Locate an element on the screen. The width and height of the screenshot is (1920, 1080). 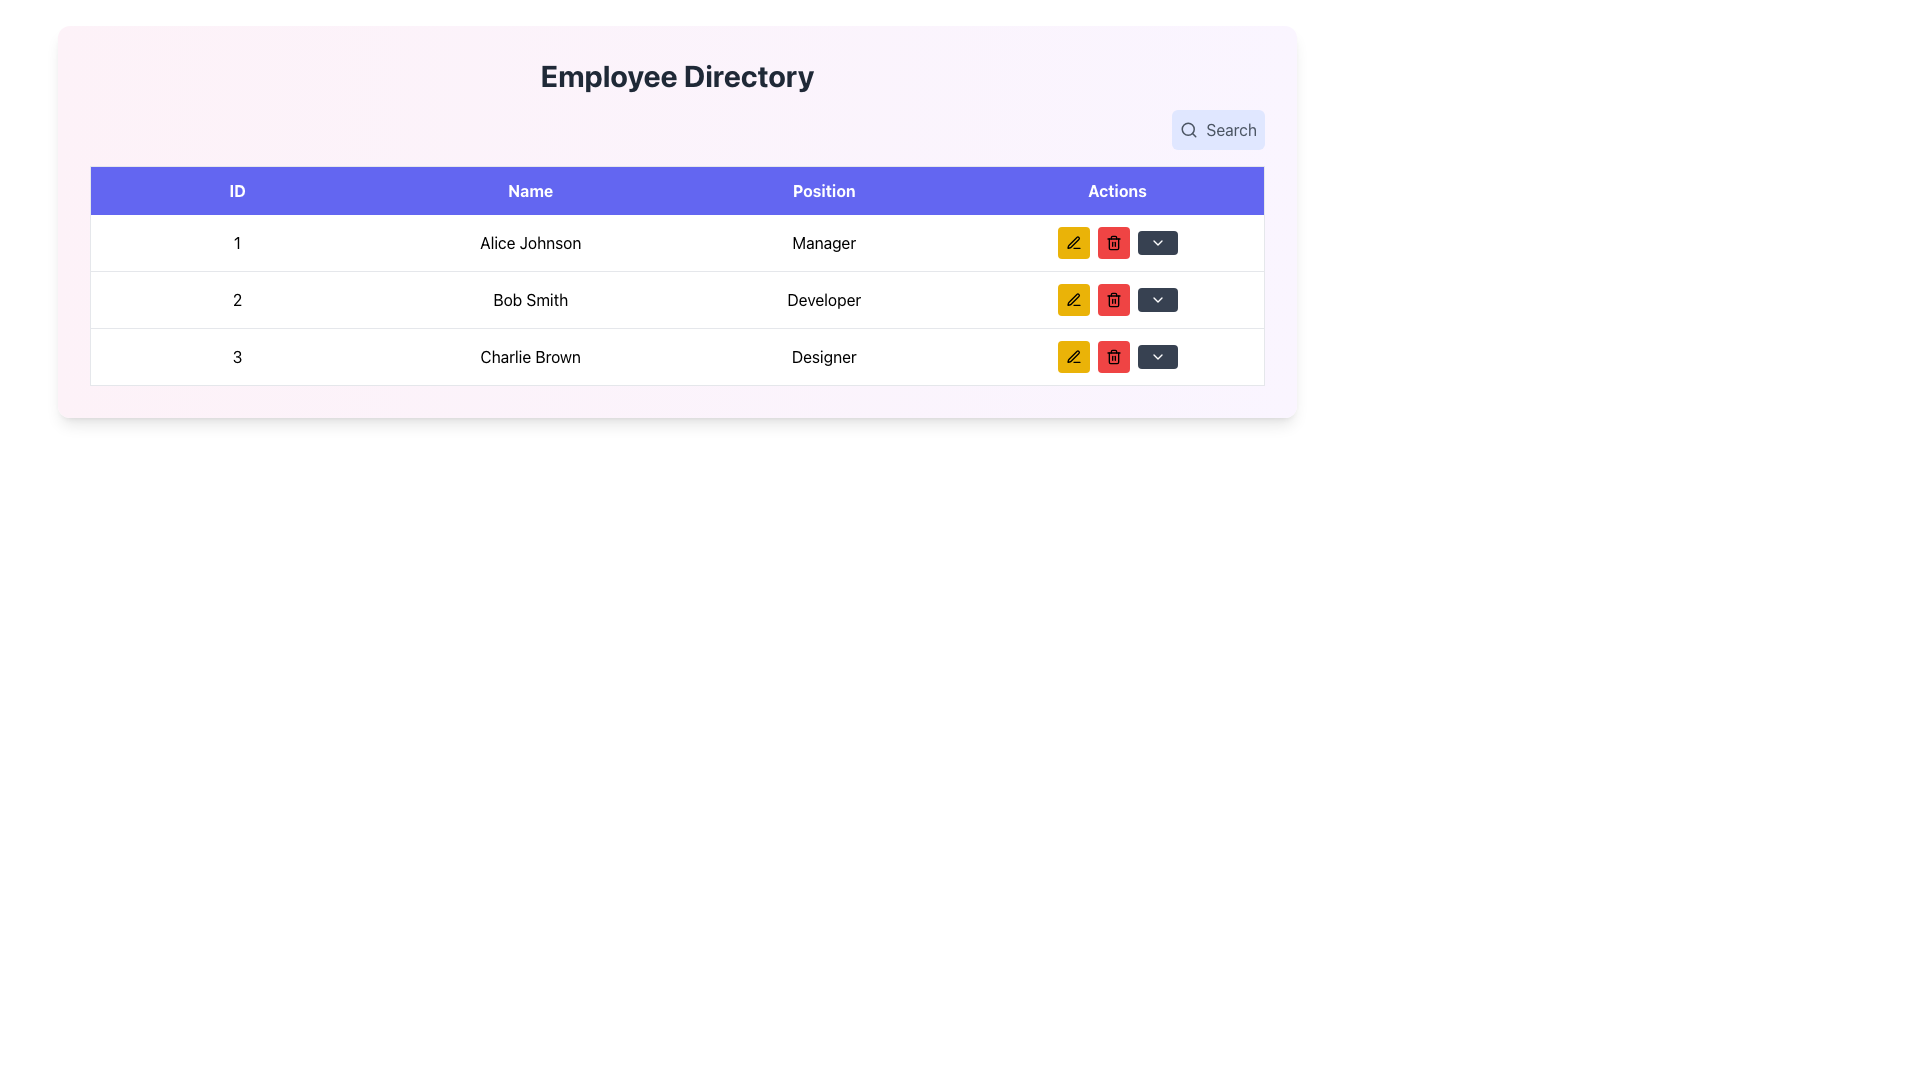
the delete button located on the far right side of the second row in the table under the 'Actions' column, which is the second icon from the left is located at coordinates (1112, 301).